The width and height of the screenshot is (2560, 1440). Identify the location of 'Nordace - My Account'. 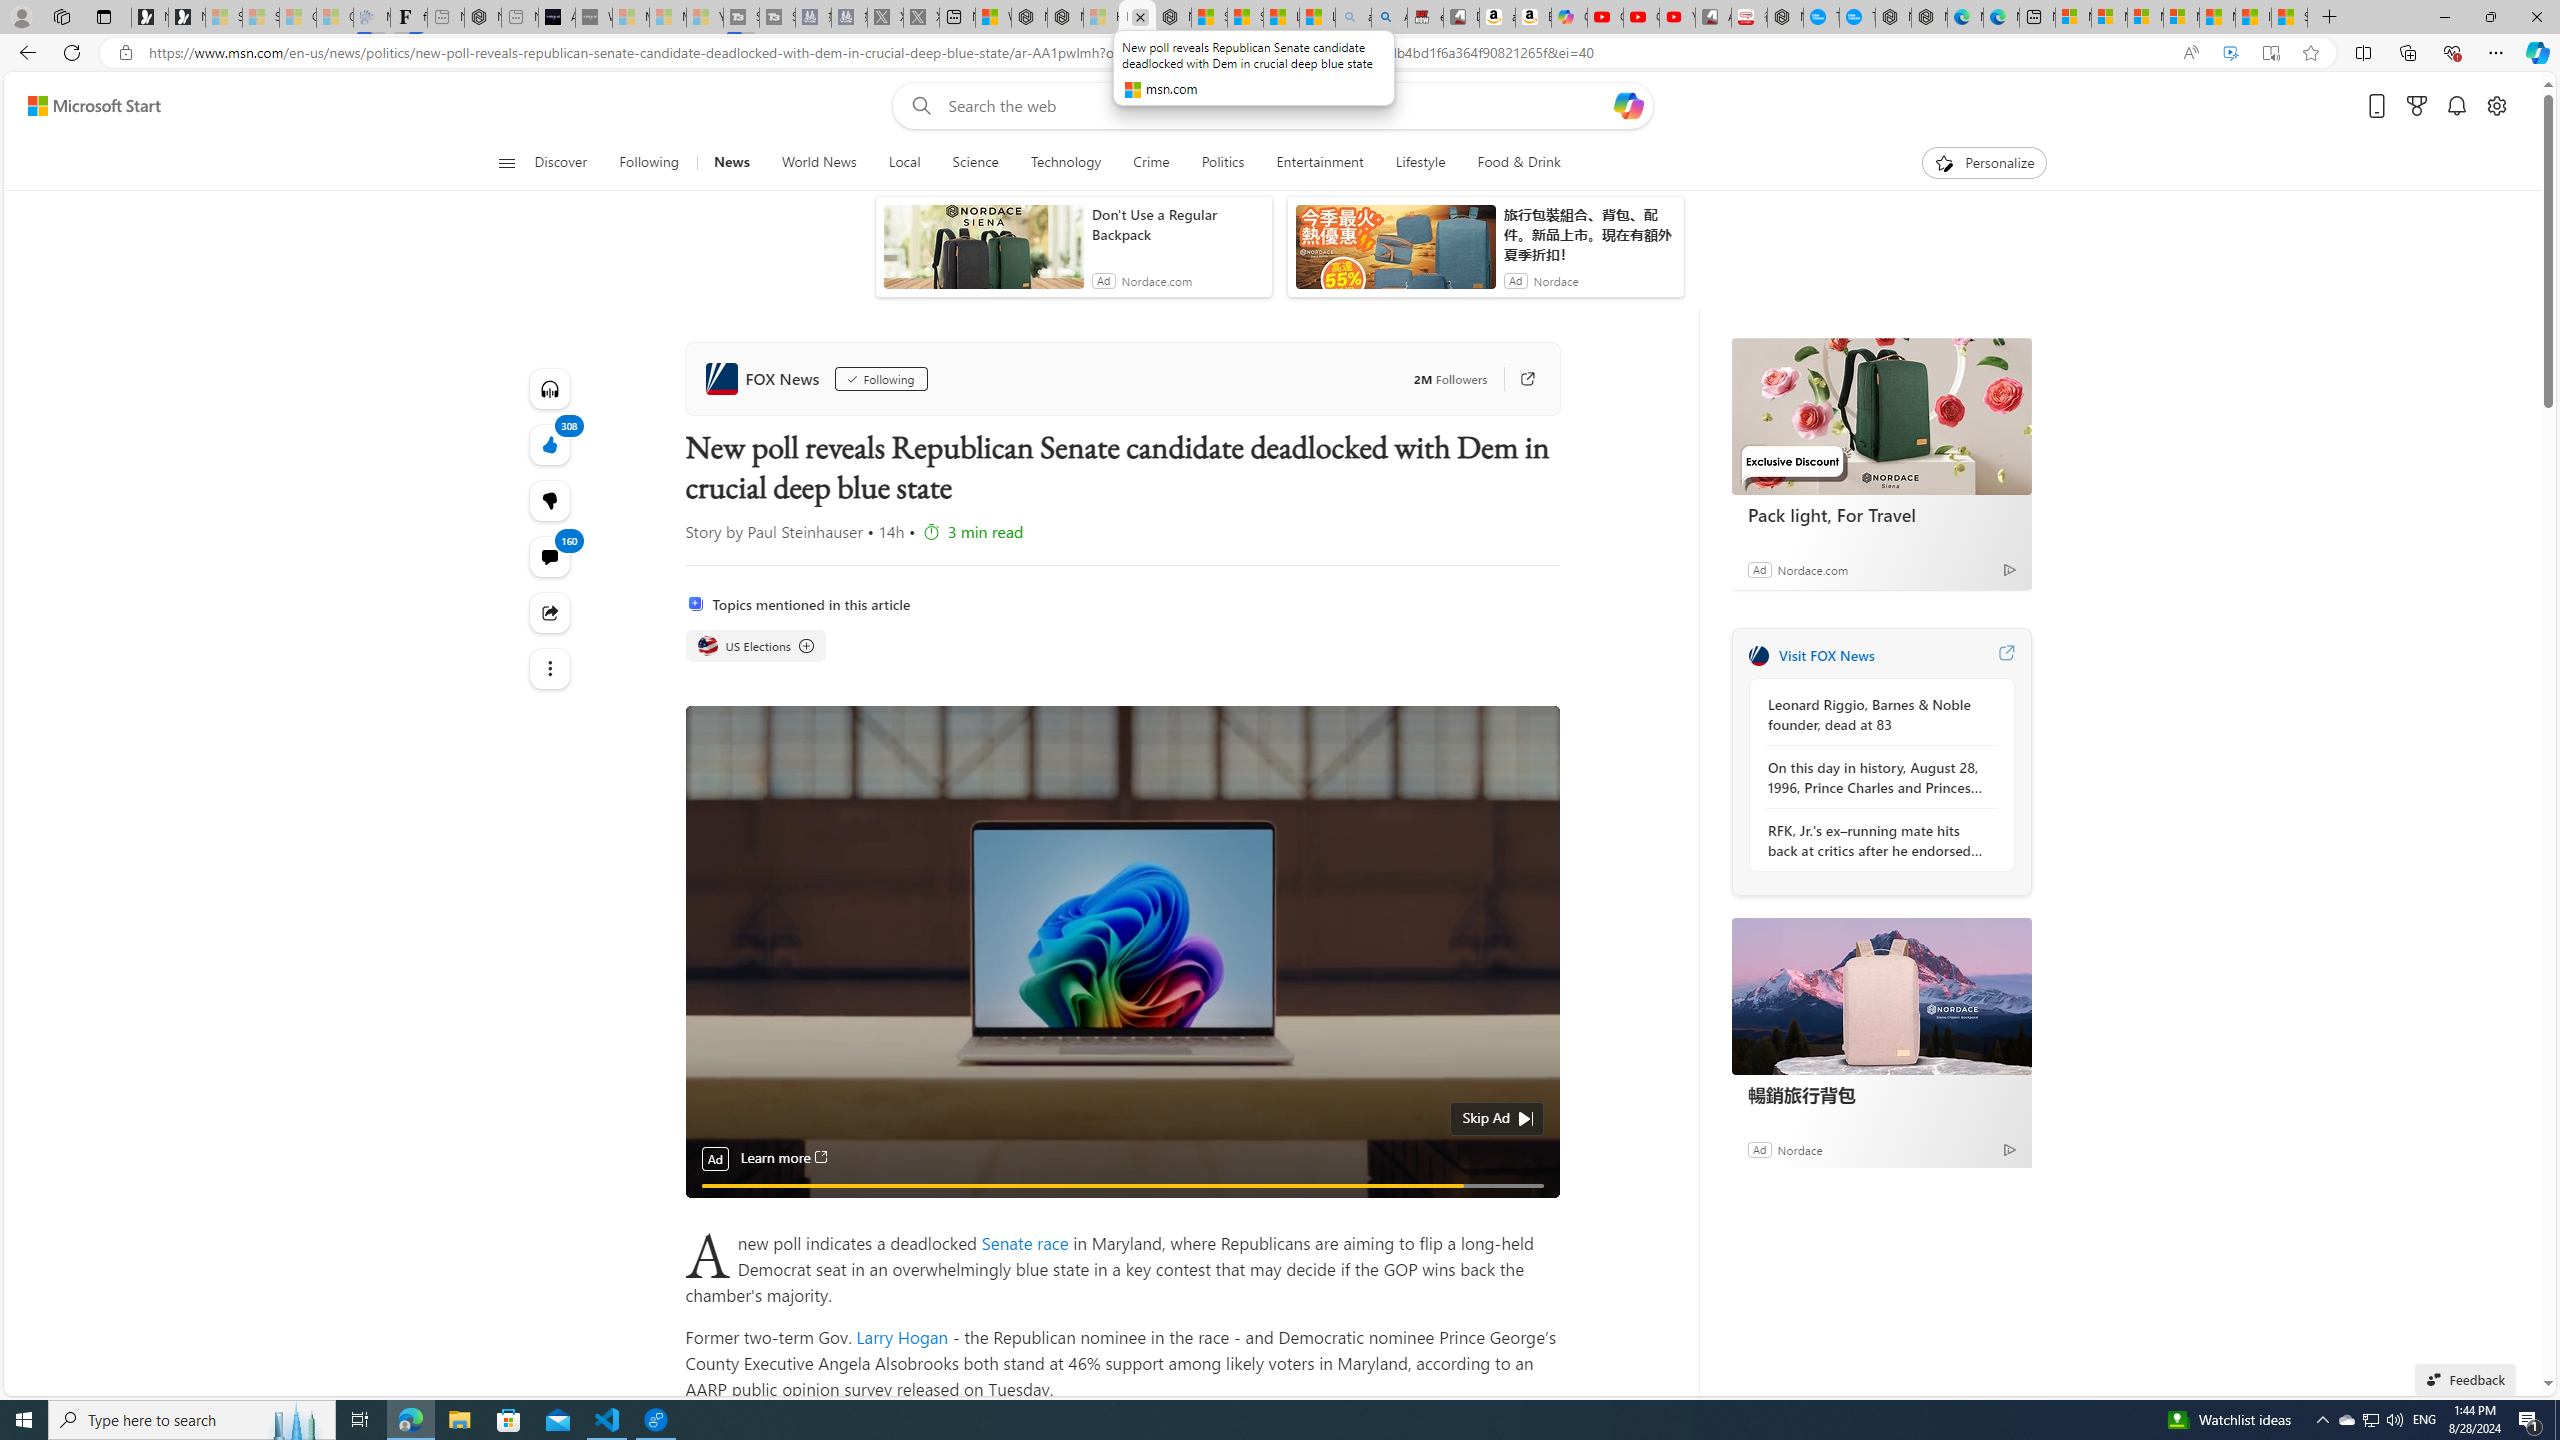
(1785, 16).